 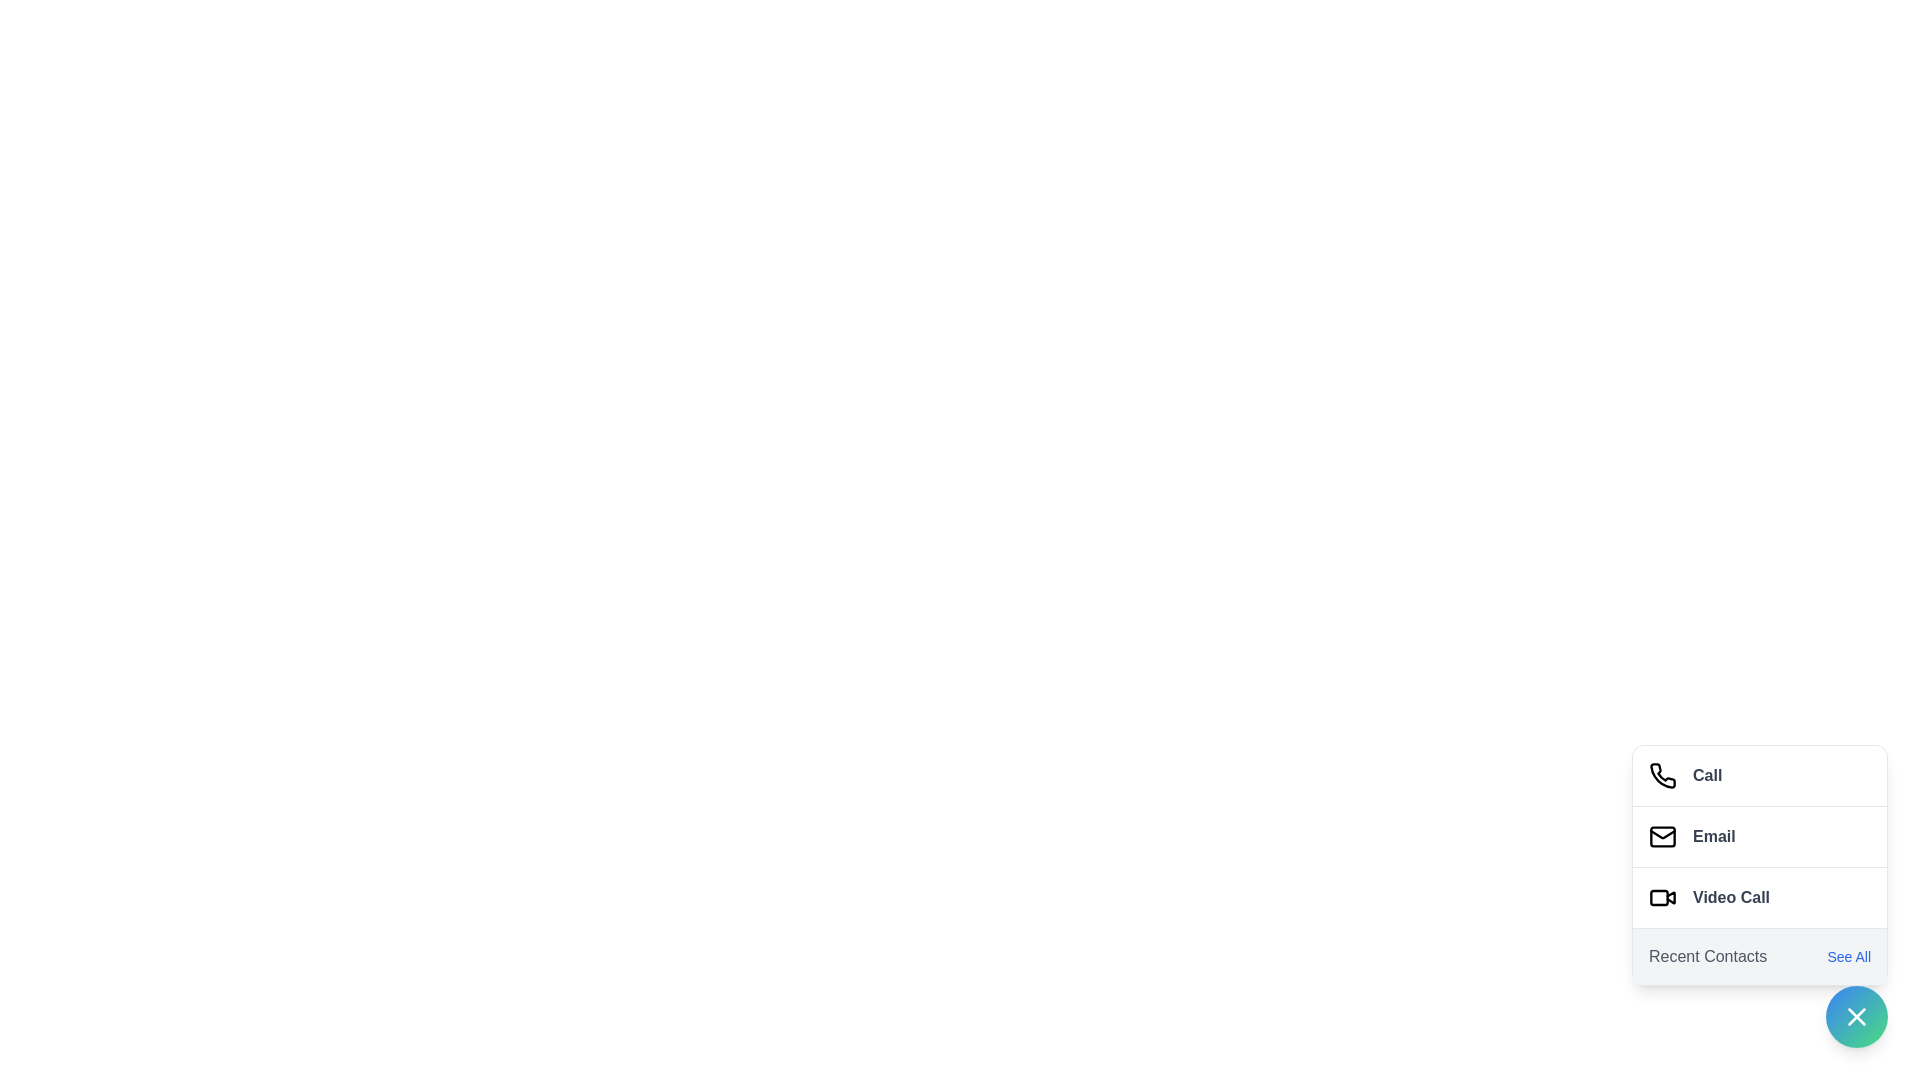 What do you see at coordinates (1760, 775) in the screenshot?
I see `the 'Call' button to initiate a phone call` at bounding box center [1760, 775].